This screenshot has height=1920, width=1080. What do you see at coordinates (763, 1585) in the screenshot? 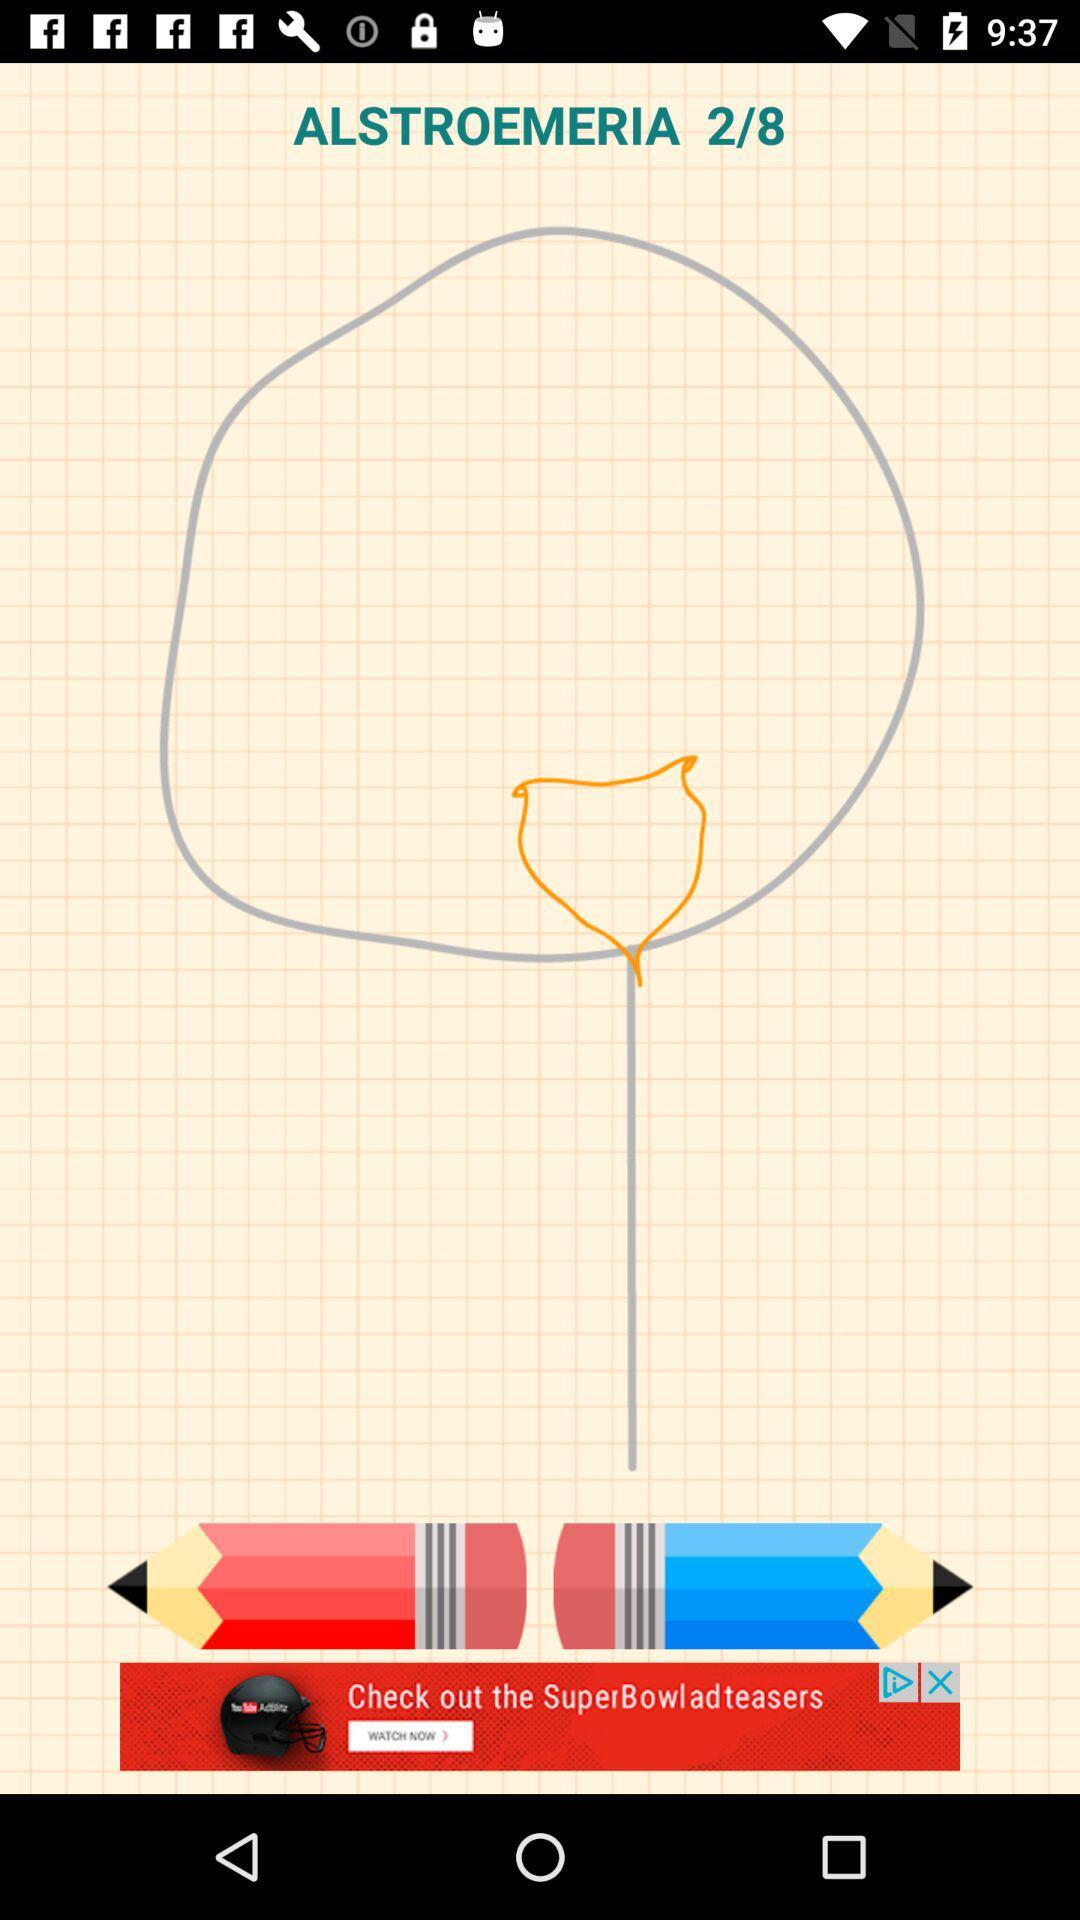
I see `color blue` at bounding box center [763, 1585].